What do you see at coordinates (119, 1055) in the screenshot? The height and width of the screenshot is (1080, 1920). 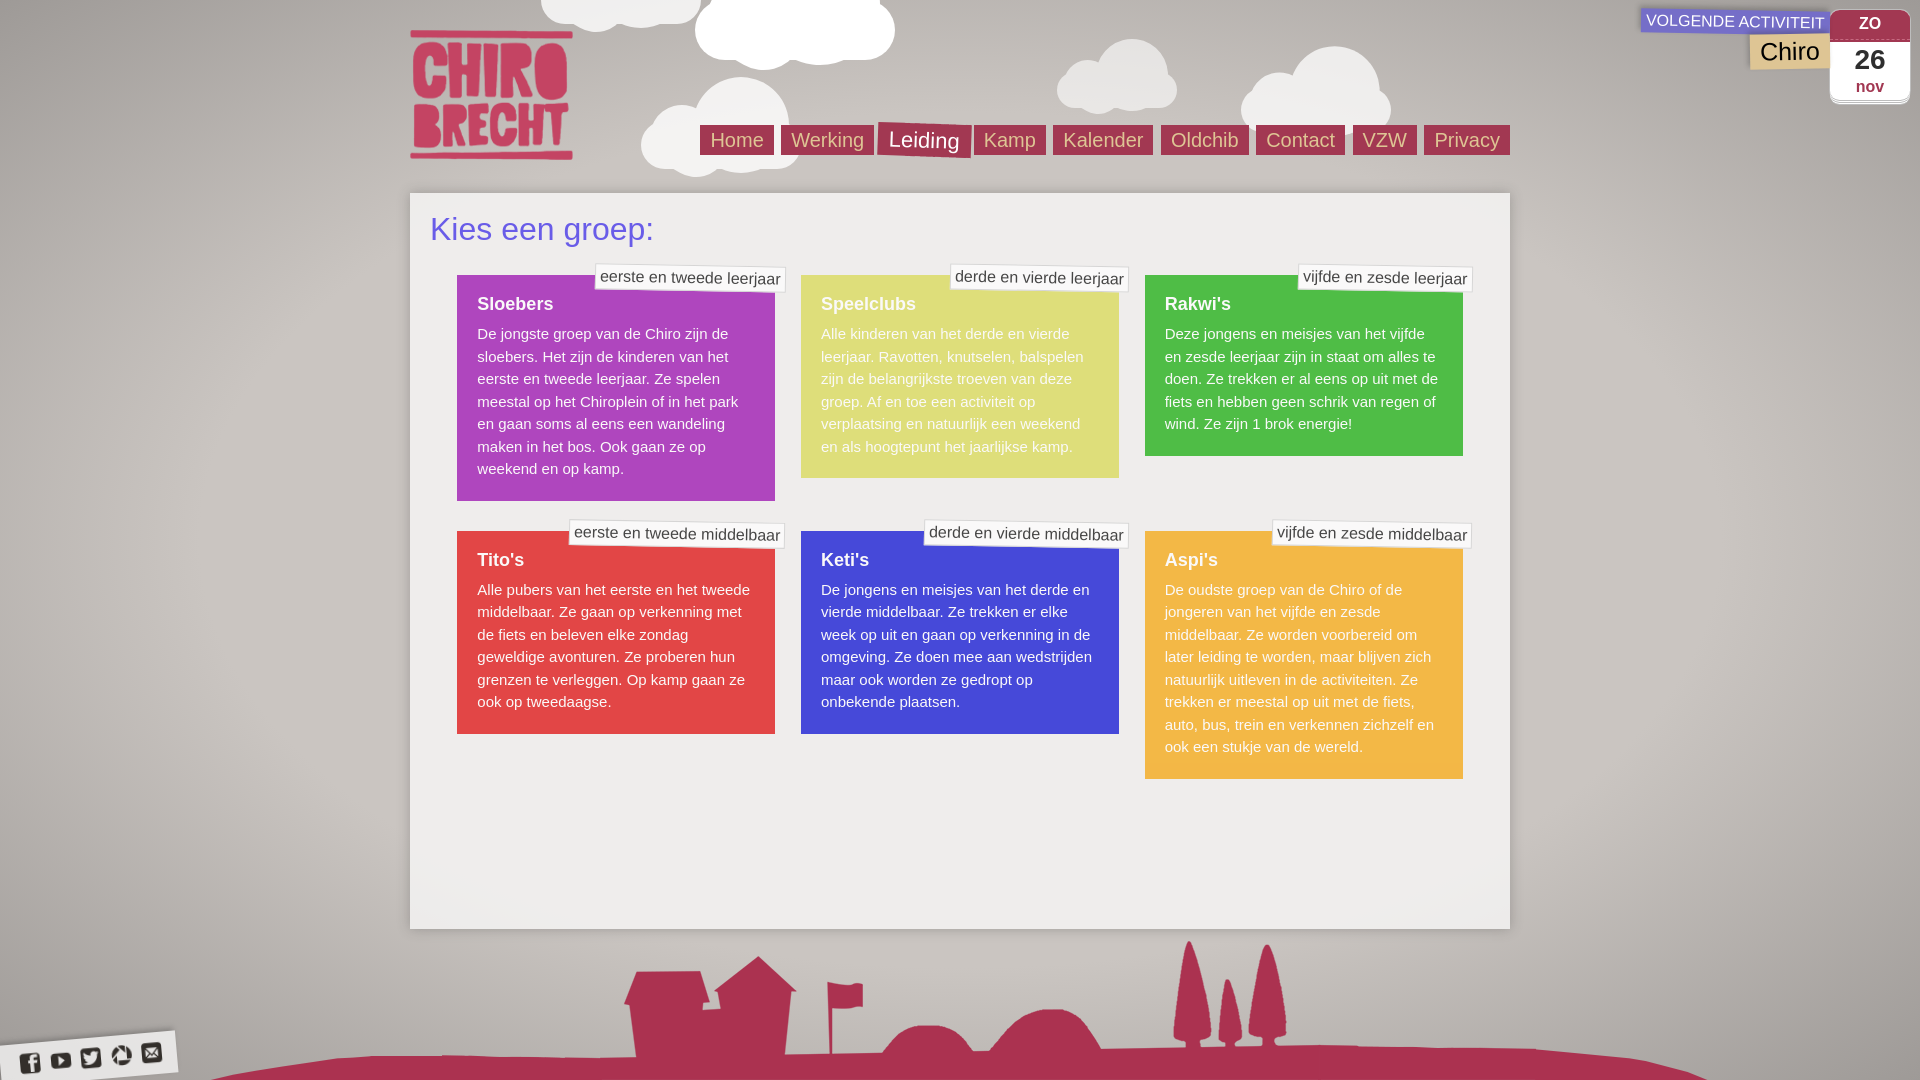 I see `'Chiro Brecht op Picasa'` at bounding box center [119, 1055].